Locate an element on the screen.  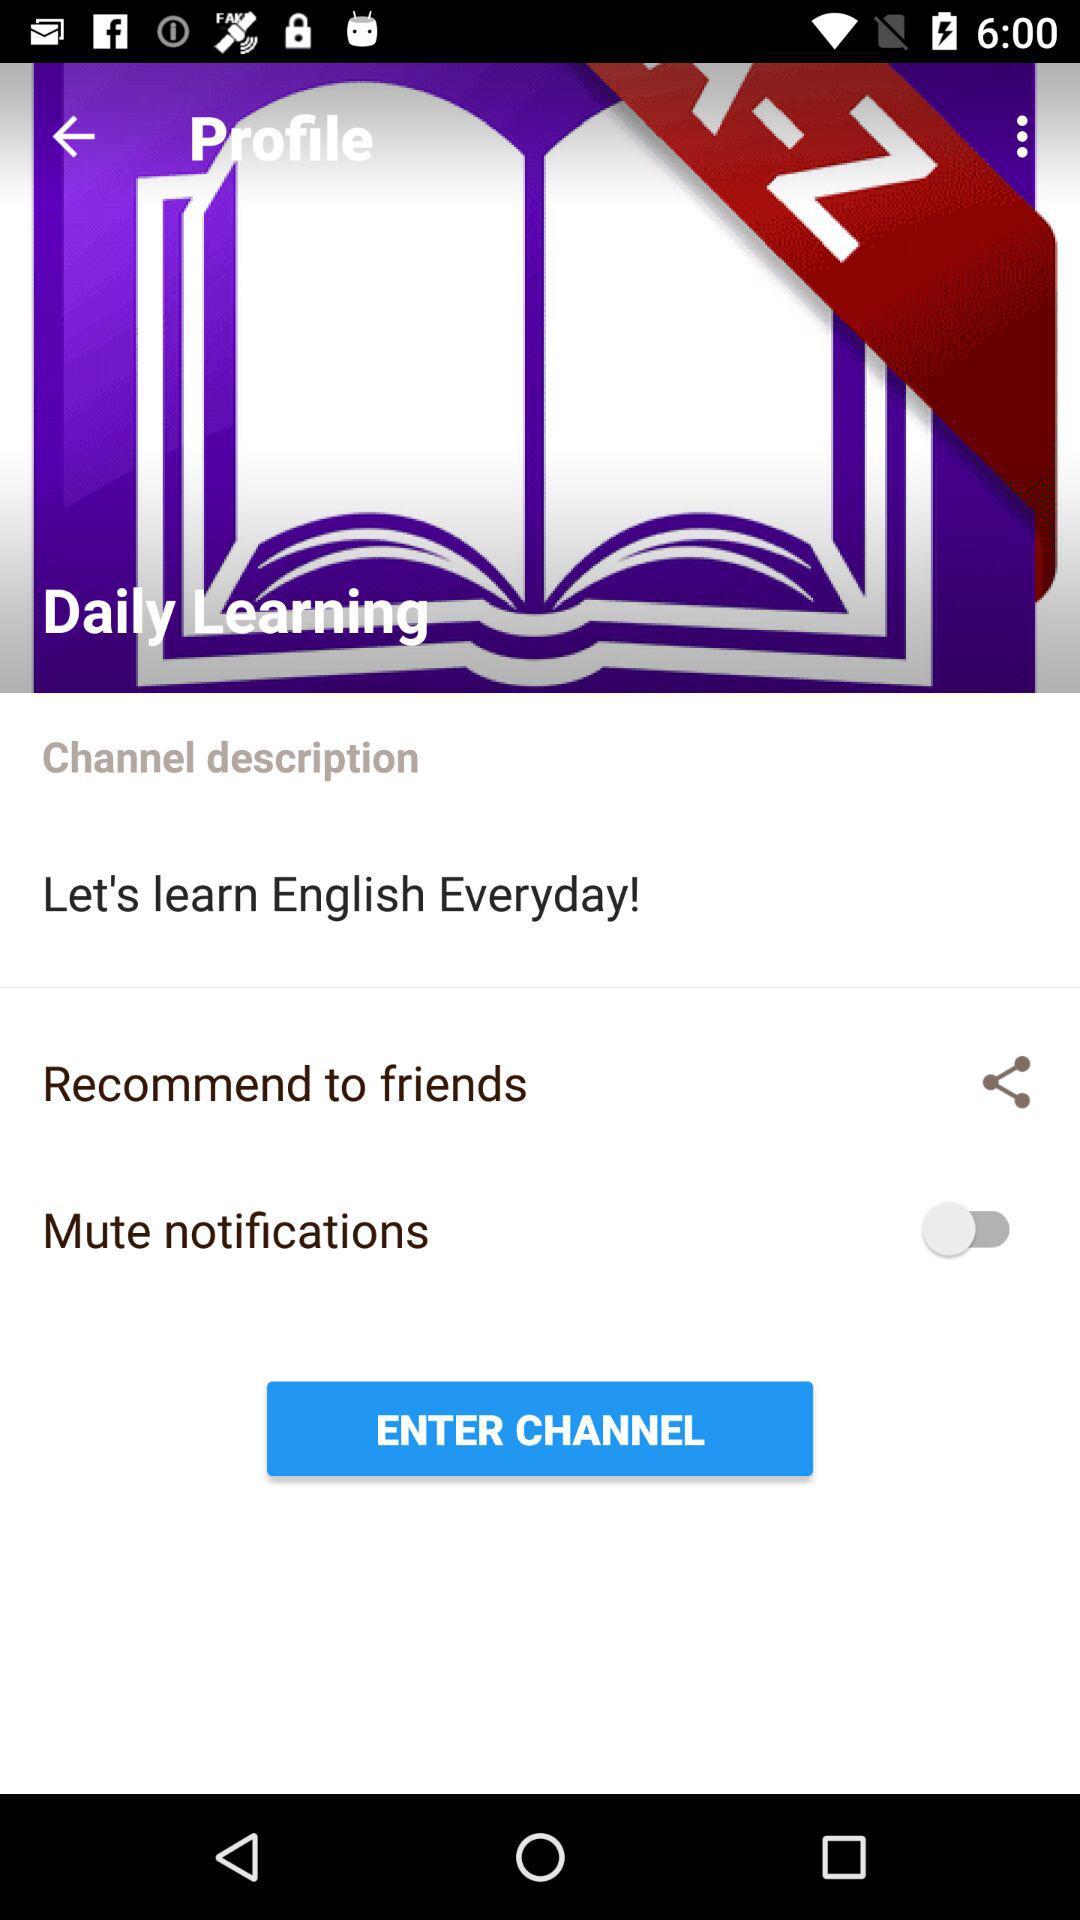
icon next to profile is located at coordinates (72, 135).